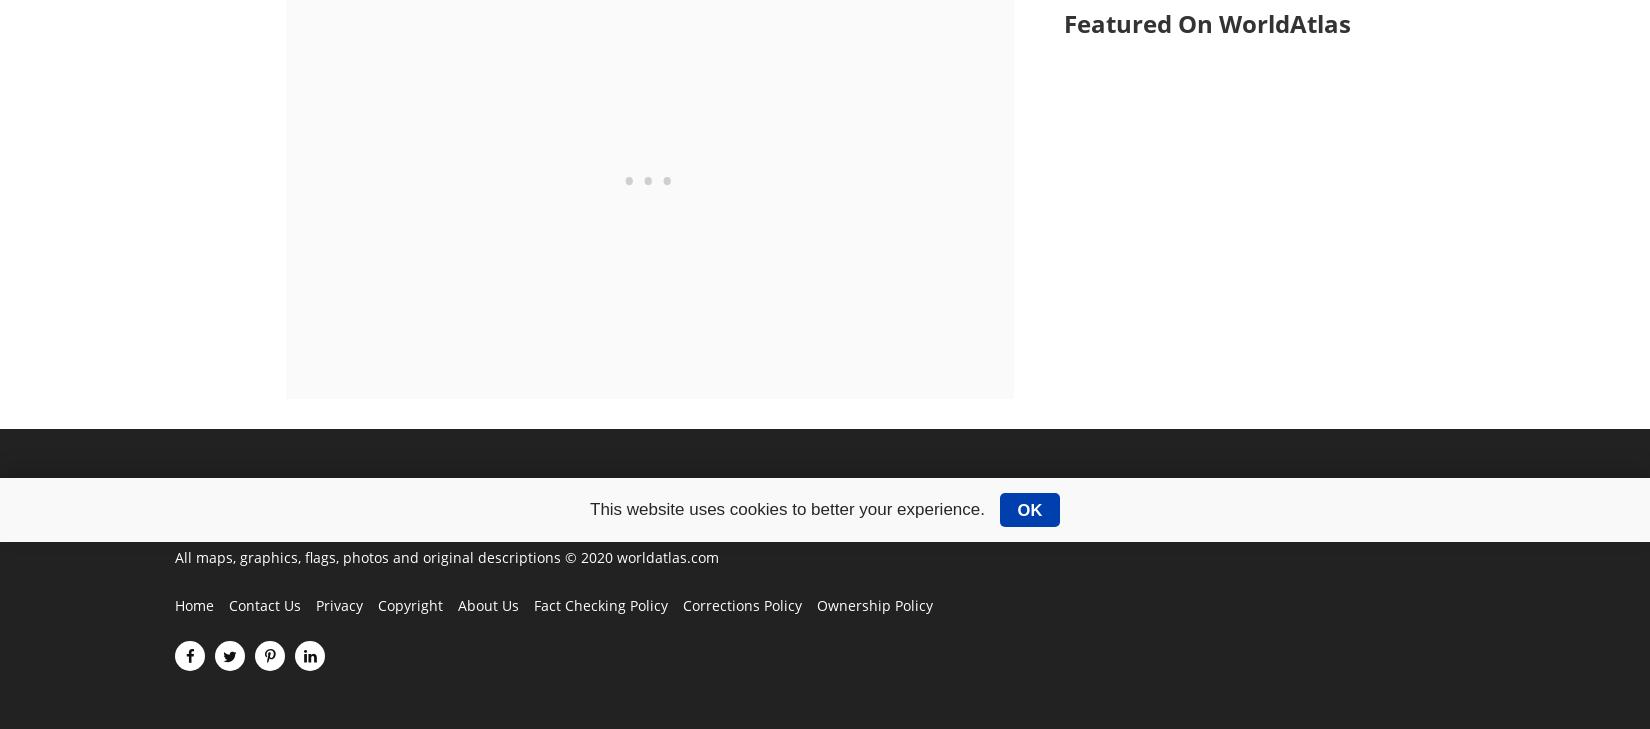 This screenshot has width=1650, height=729. What do you see at coordinates (1062, 22) in the screenshot?
I see `'Featured On WorldAtlas'` at bounding box center [1062, 22].